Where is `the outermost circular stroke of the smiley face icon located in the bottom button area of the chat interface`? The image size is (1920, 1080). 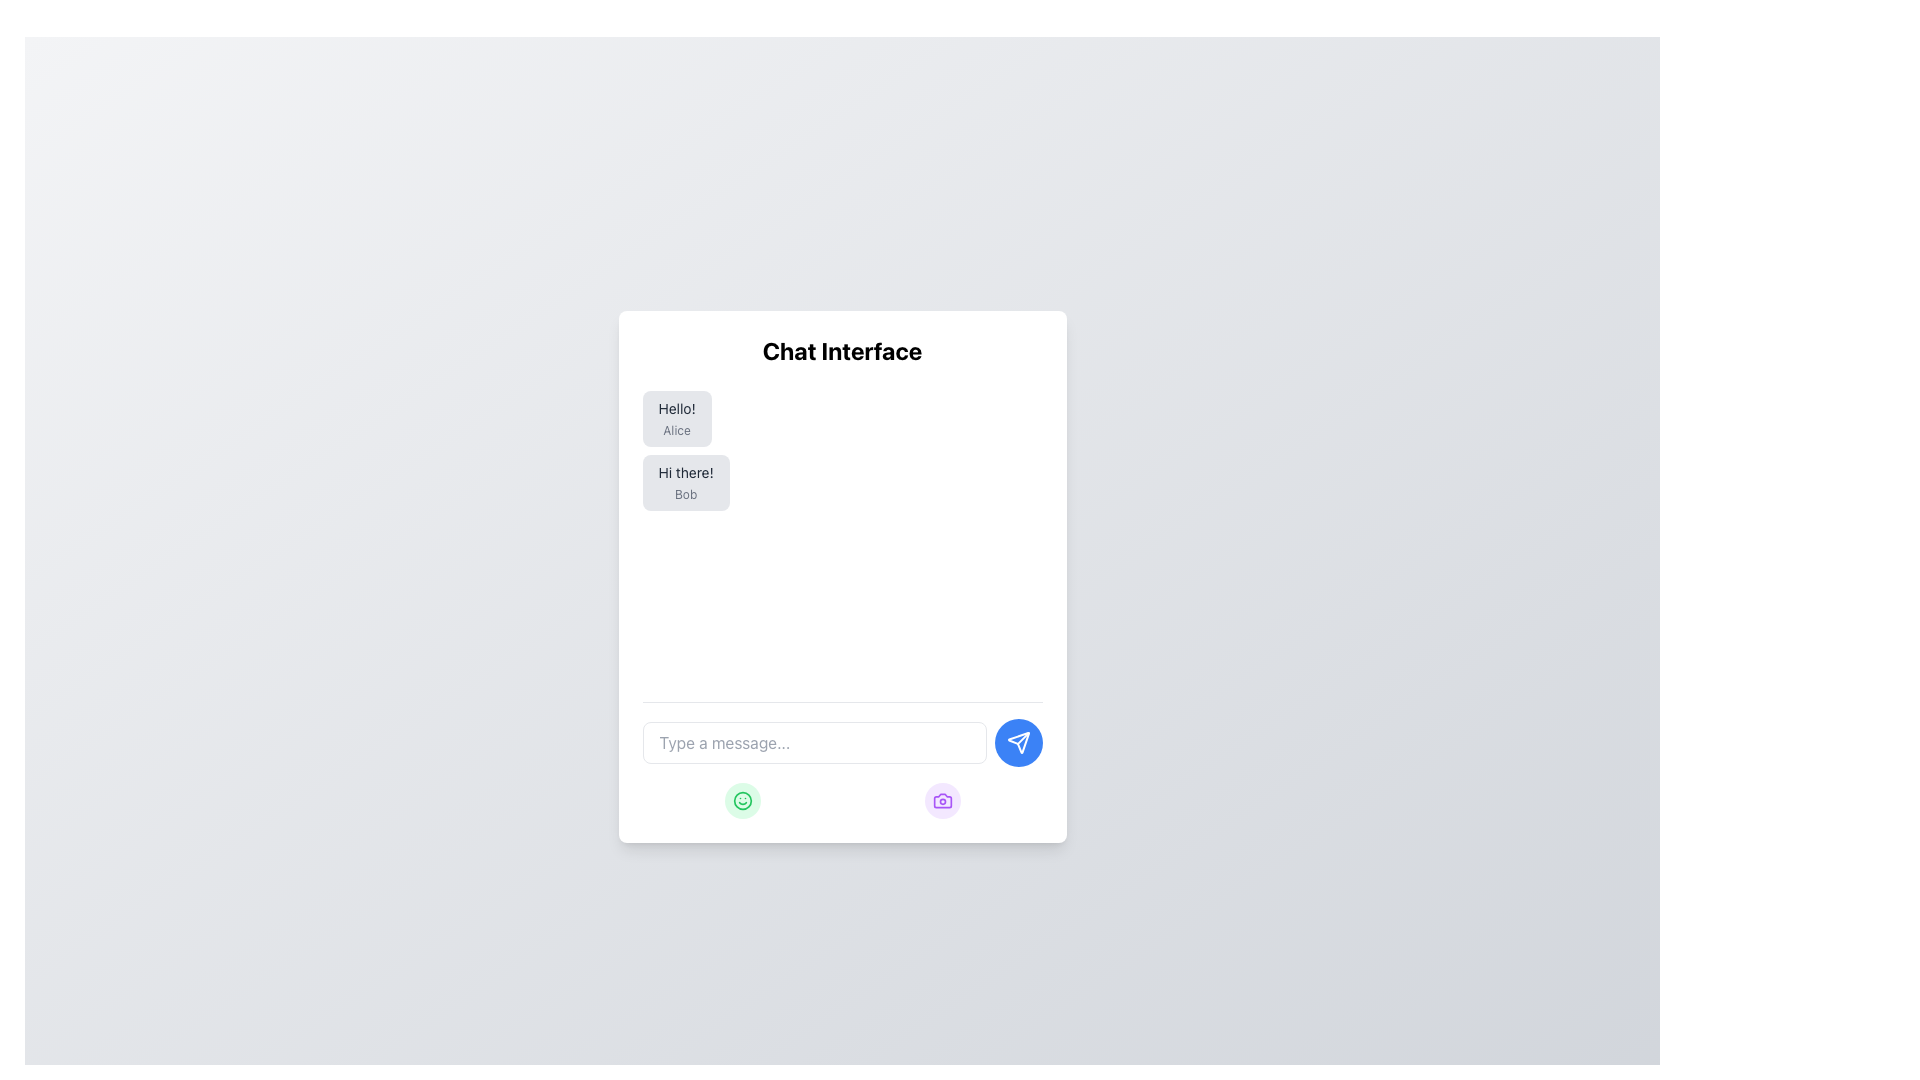 the outermost circular stroke of the smiley face icon located in the bottom button area of the chat interface is located at coordinates (741, 800).